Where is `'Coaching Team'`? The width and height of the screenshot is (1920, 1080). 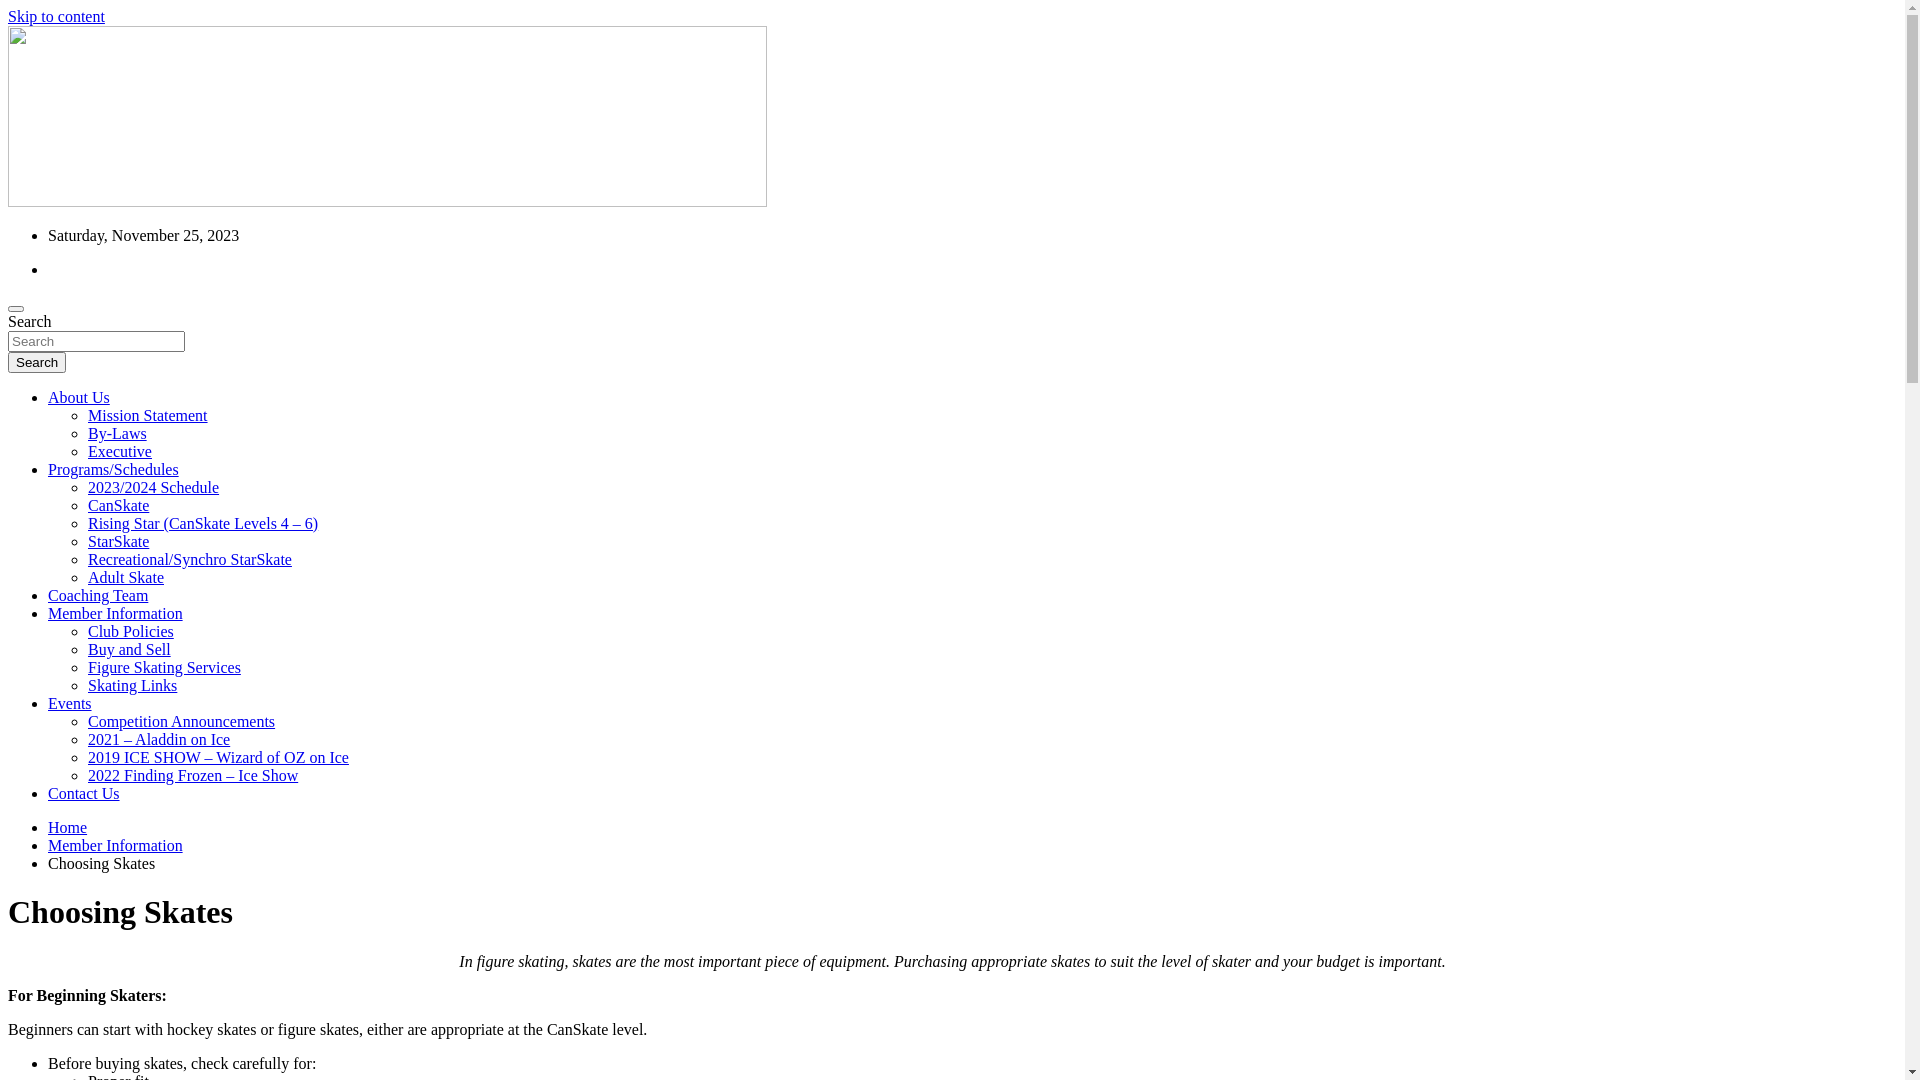
'Coaching Team' is located at coordinates (96, 594).